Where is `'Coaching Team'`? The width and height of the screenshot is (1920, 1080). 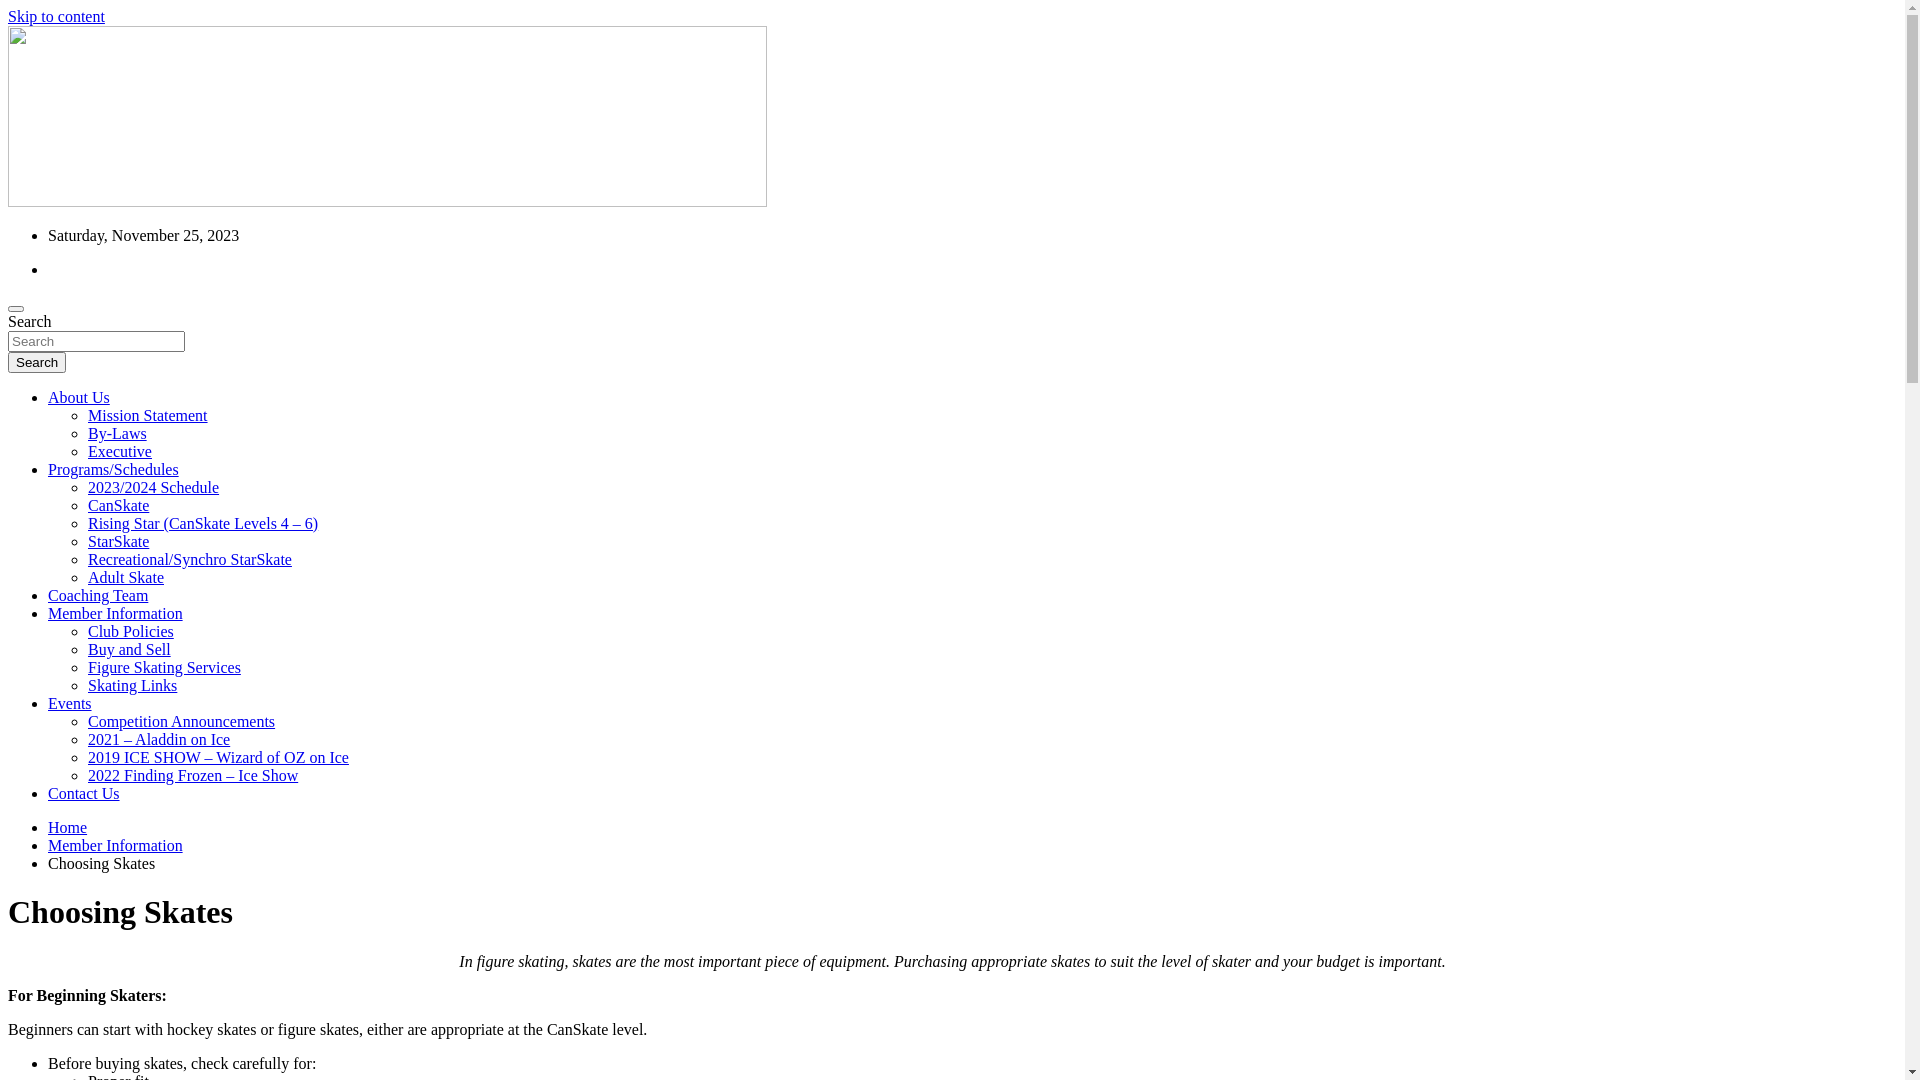
'Coaching Team' is located at coordinates (96, 594).